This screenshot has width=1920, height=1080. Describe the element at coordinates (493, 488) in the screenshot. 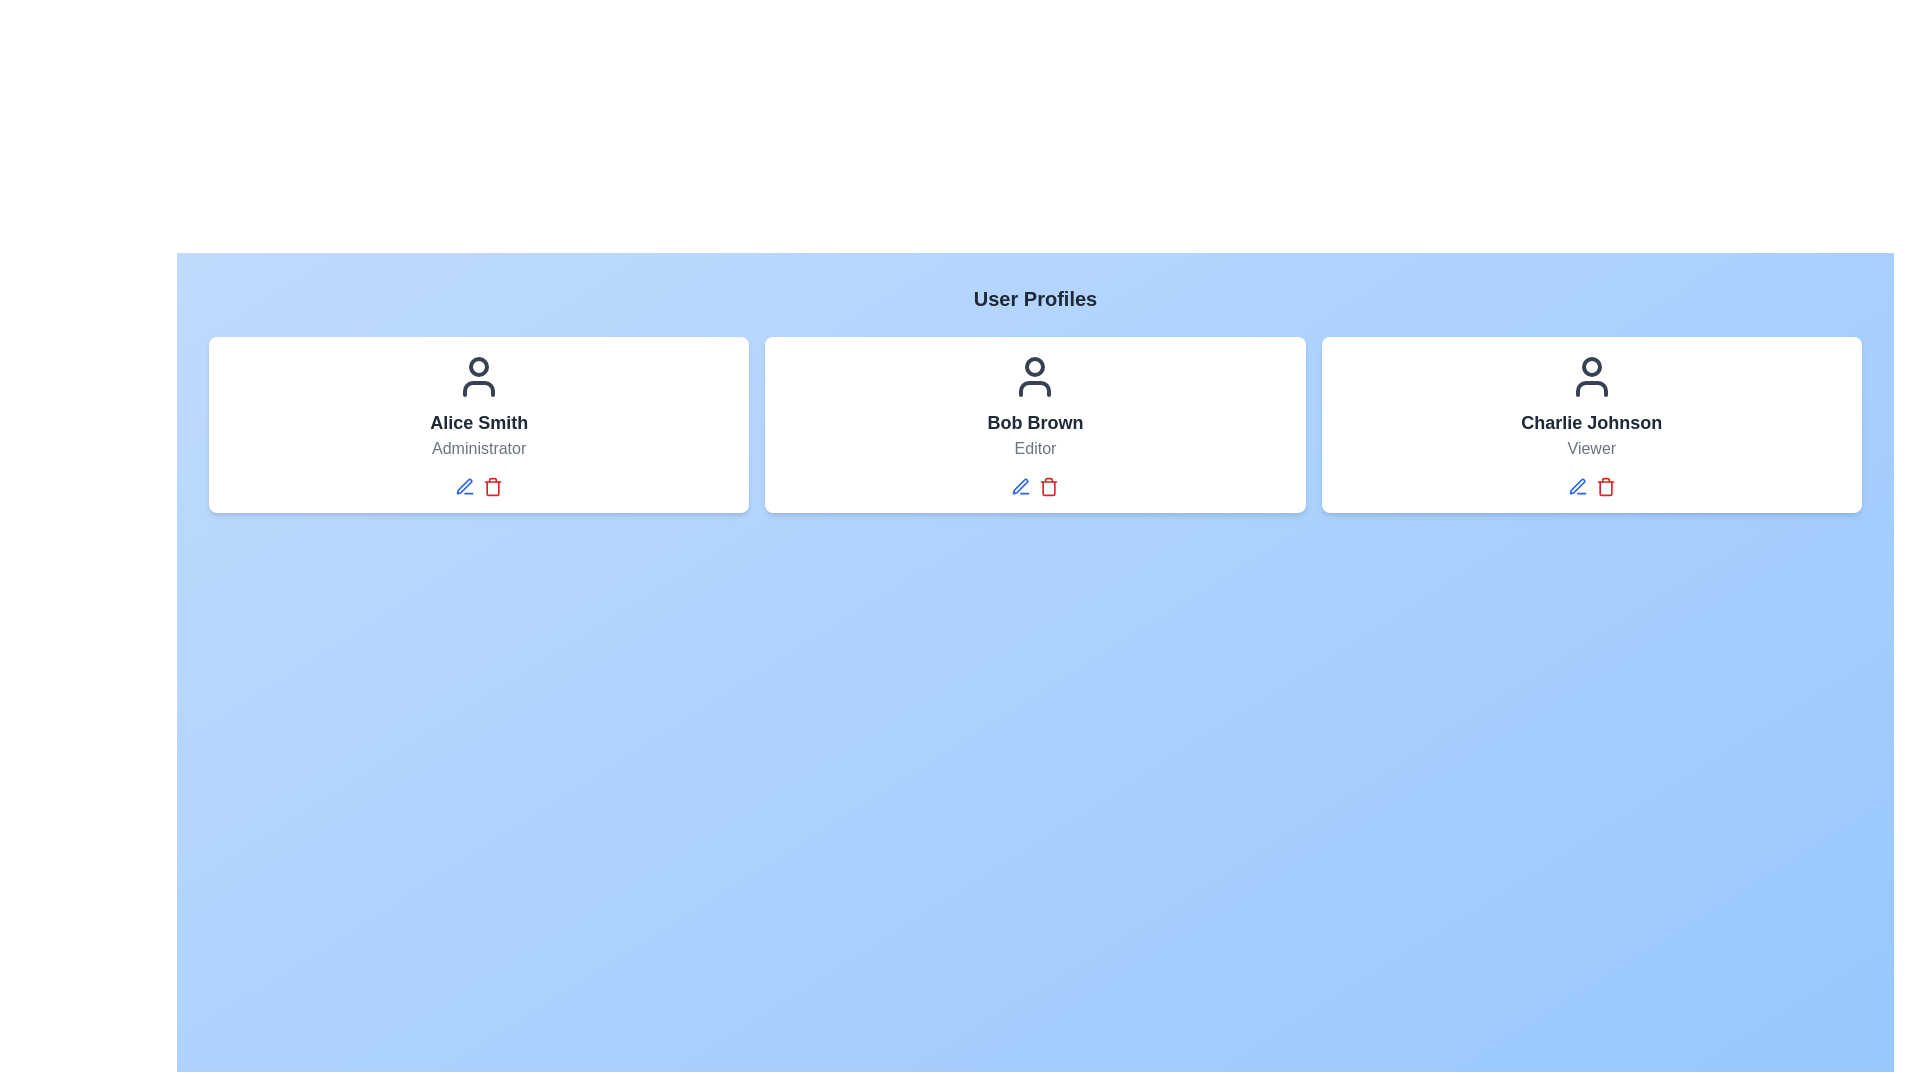

I see `the trash can icon button located at the bottom right corner of Alice Smith's user profile card to initiate deletion` at that location.